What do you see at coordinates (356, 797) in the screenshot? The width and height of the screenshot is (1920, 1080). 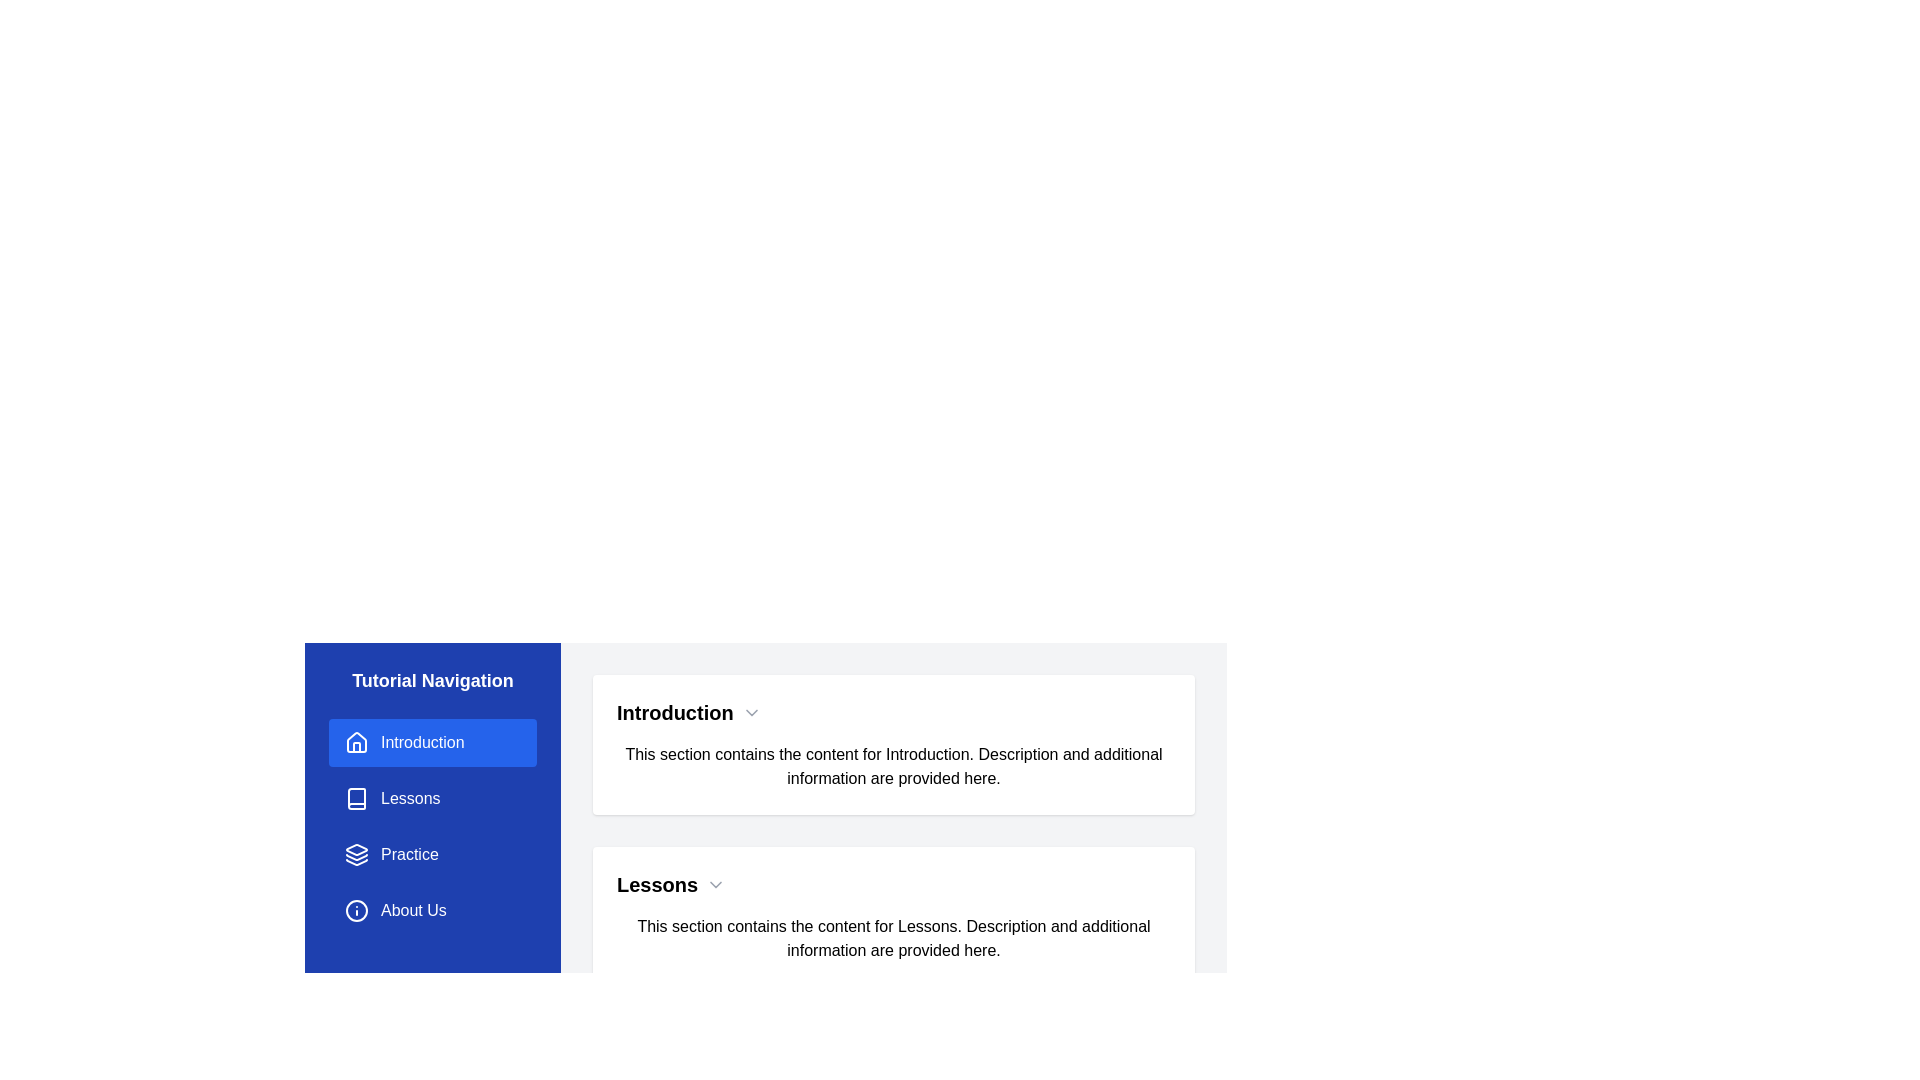 I see `the book icon with a blue background and white outline, located adjacent to the 'Lessons' text in the vertical navigation bar` at bounding box center [356, 797].